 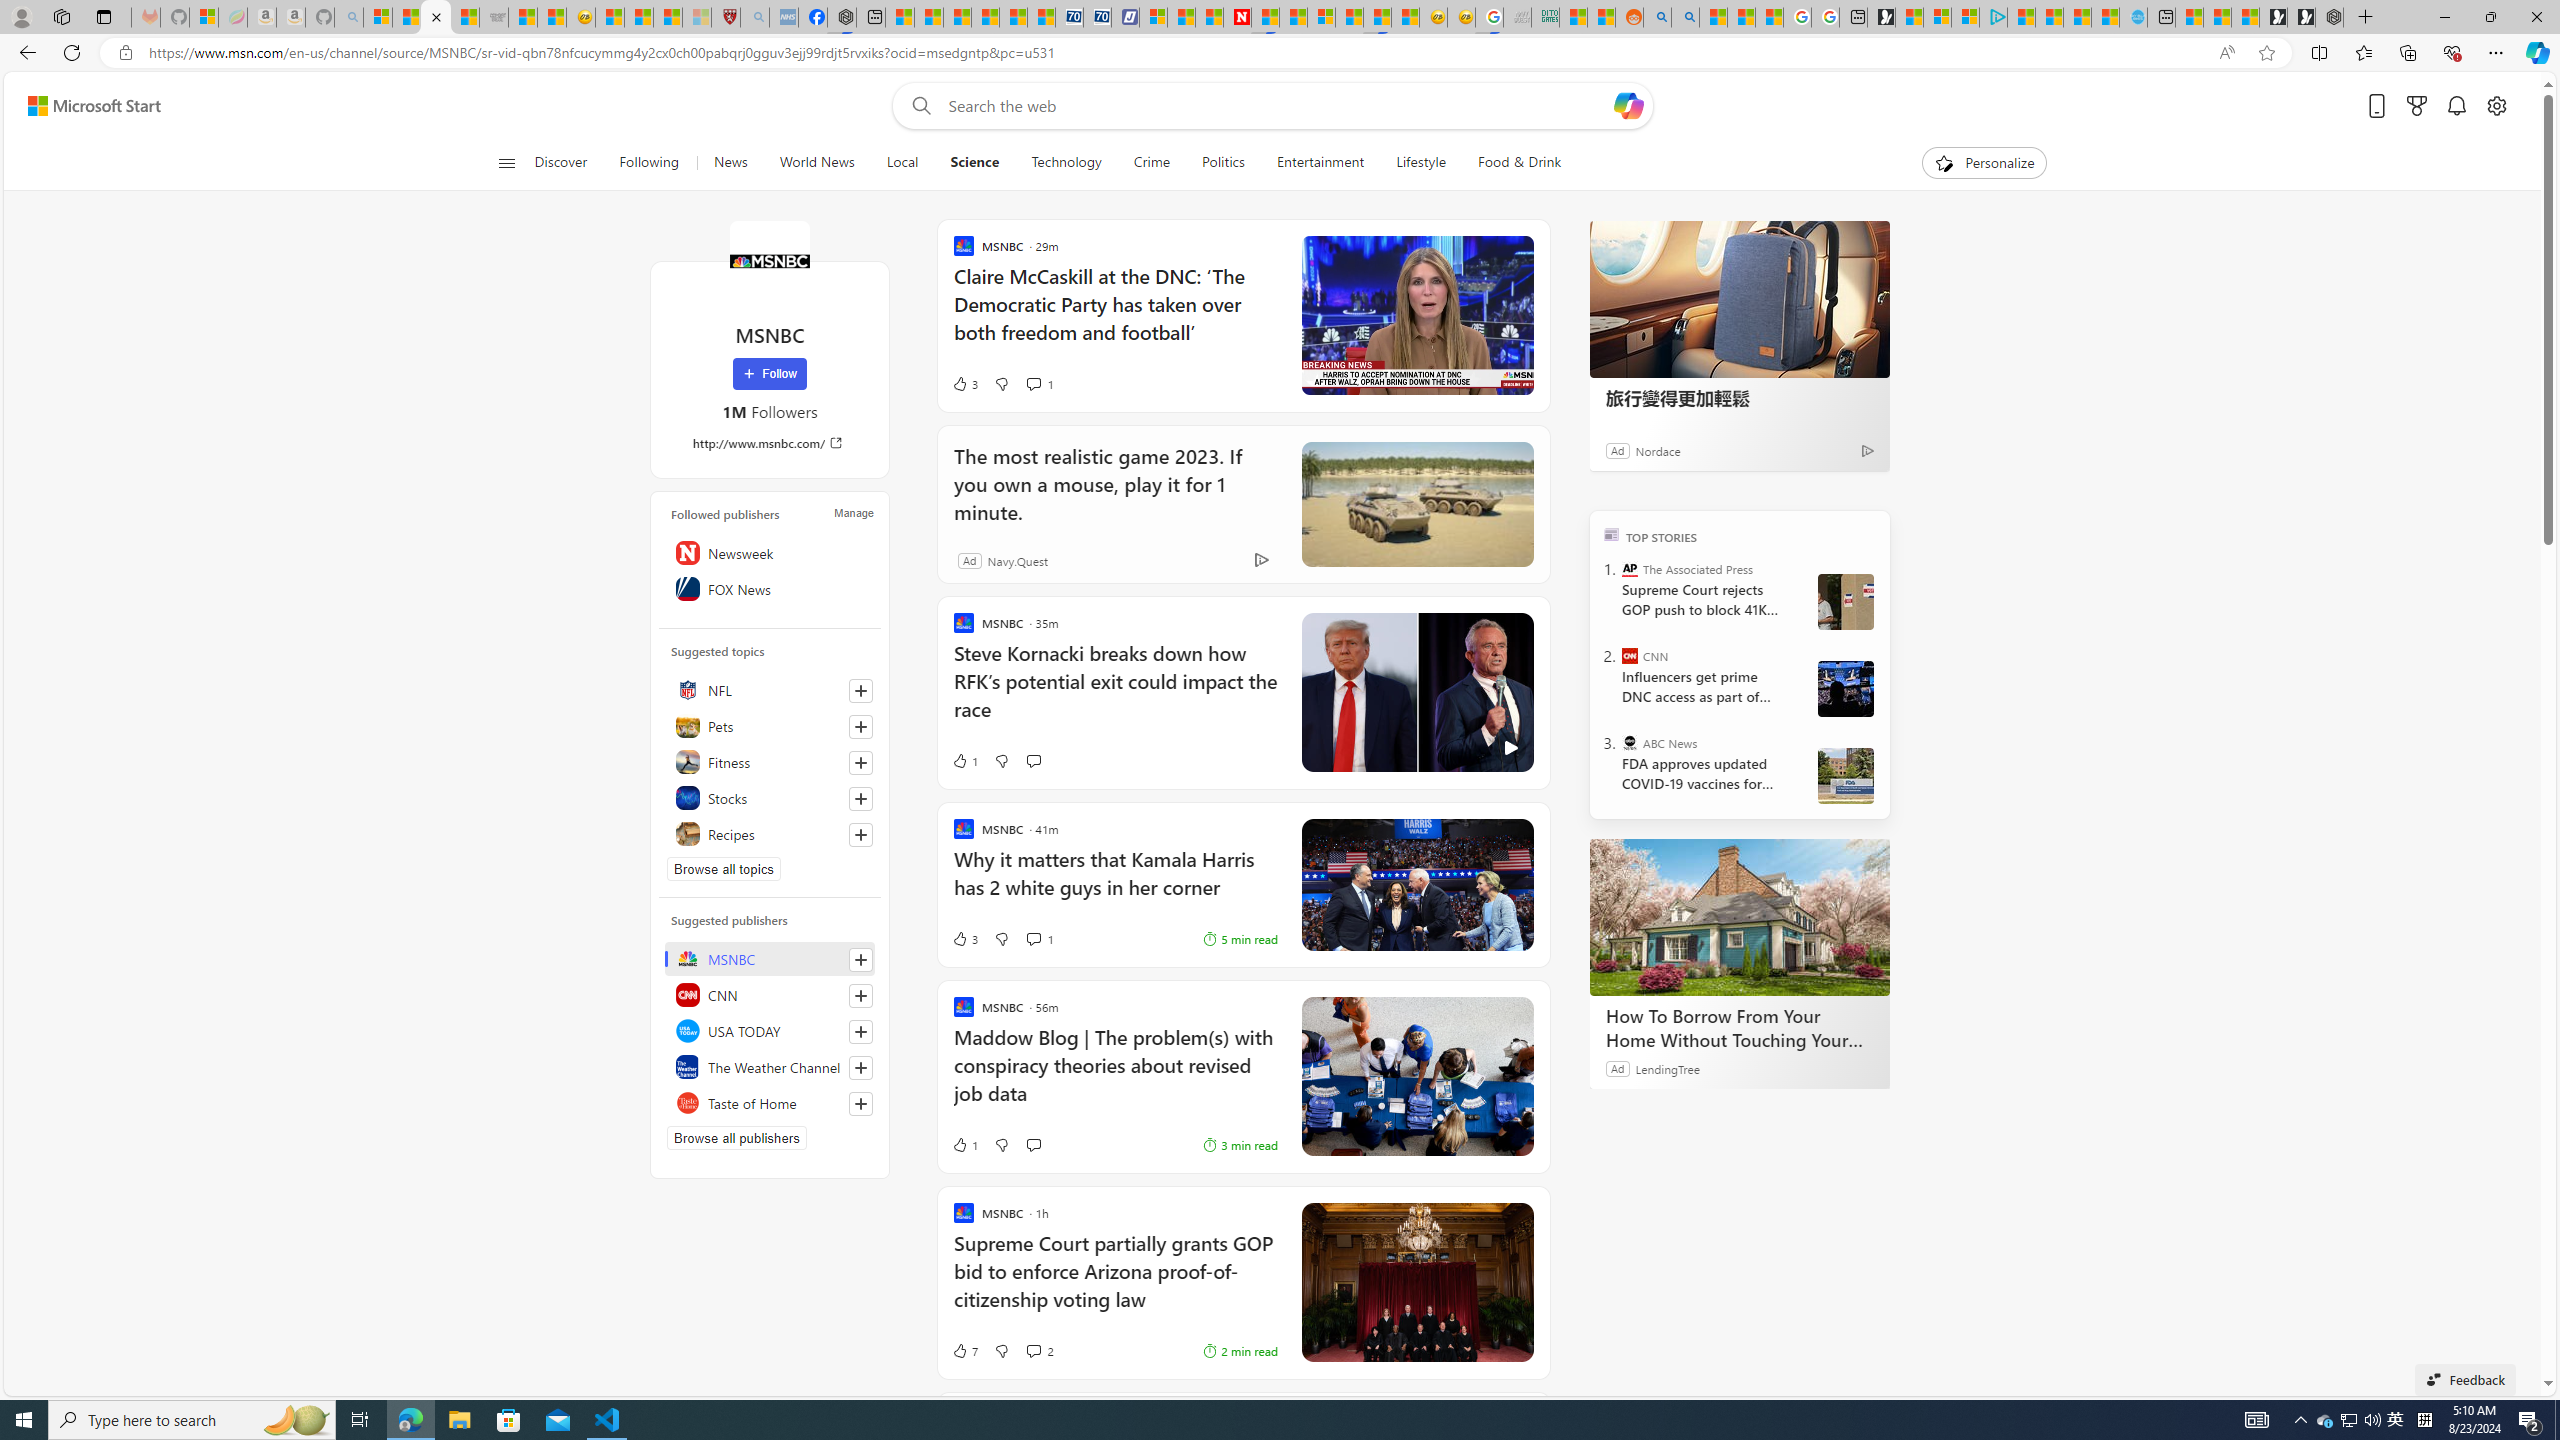 What do you see at coordinates (1658, 449) in the screenshot?
I see `'Nordace'` at bounding box center [1658, 449].